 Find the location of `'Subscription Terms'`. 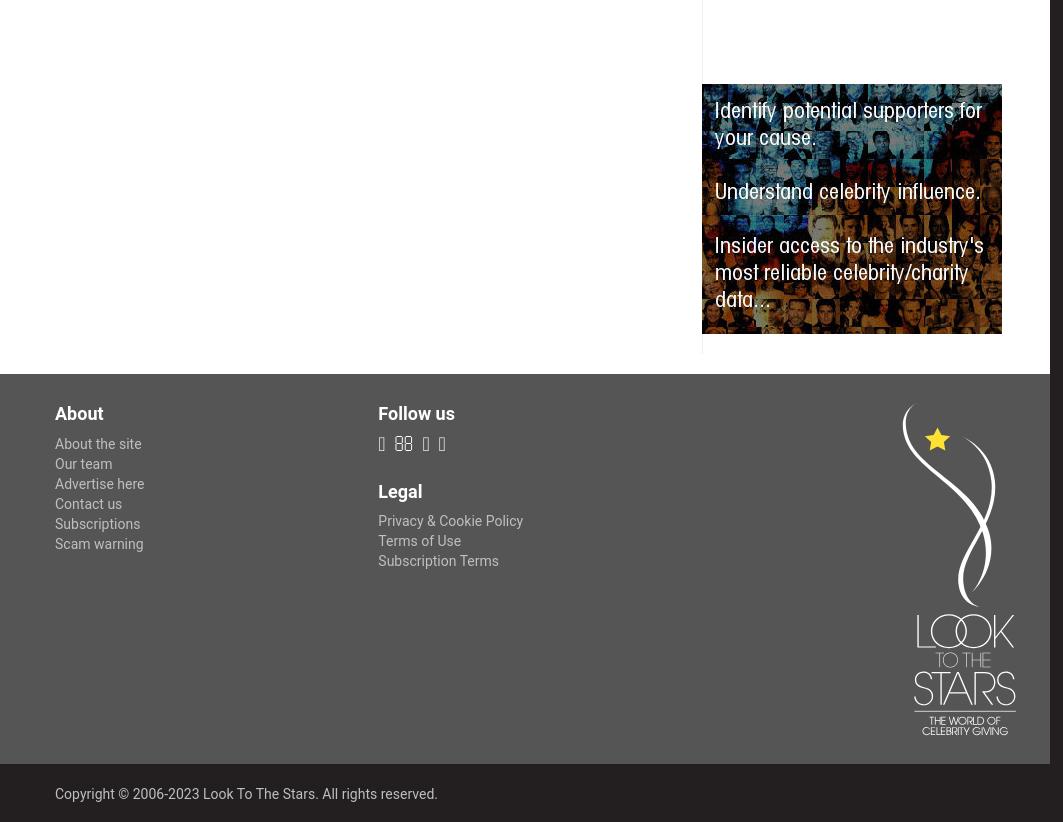

'Subscription Terms' is located at coordinates (438, 561).